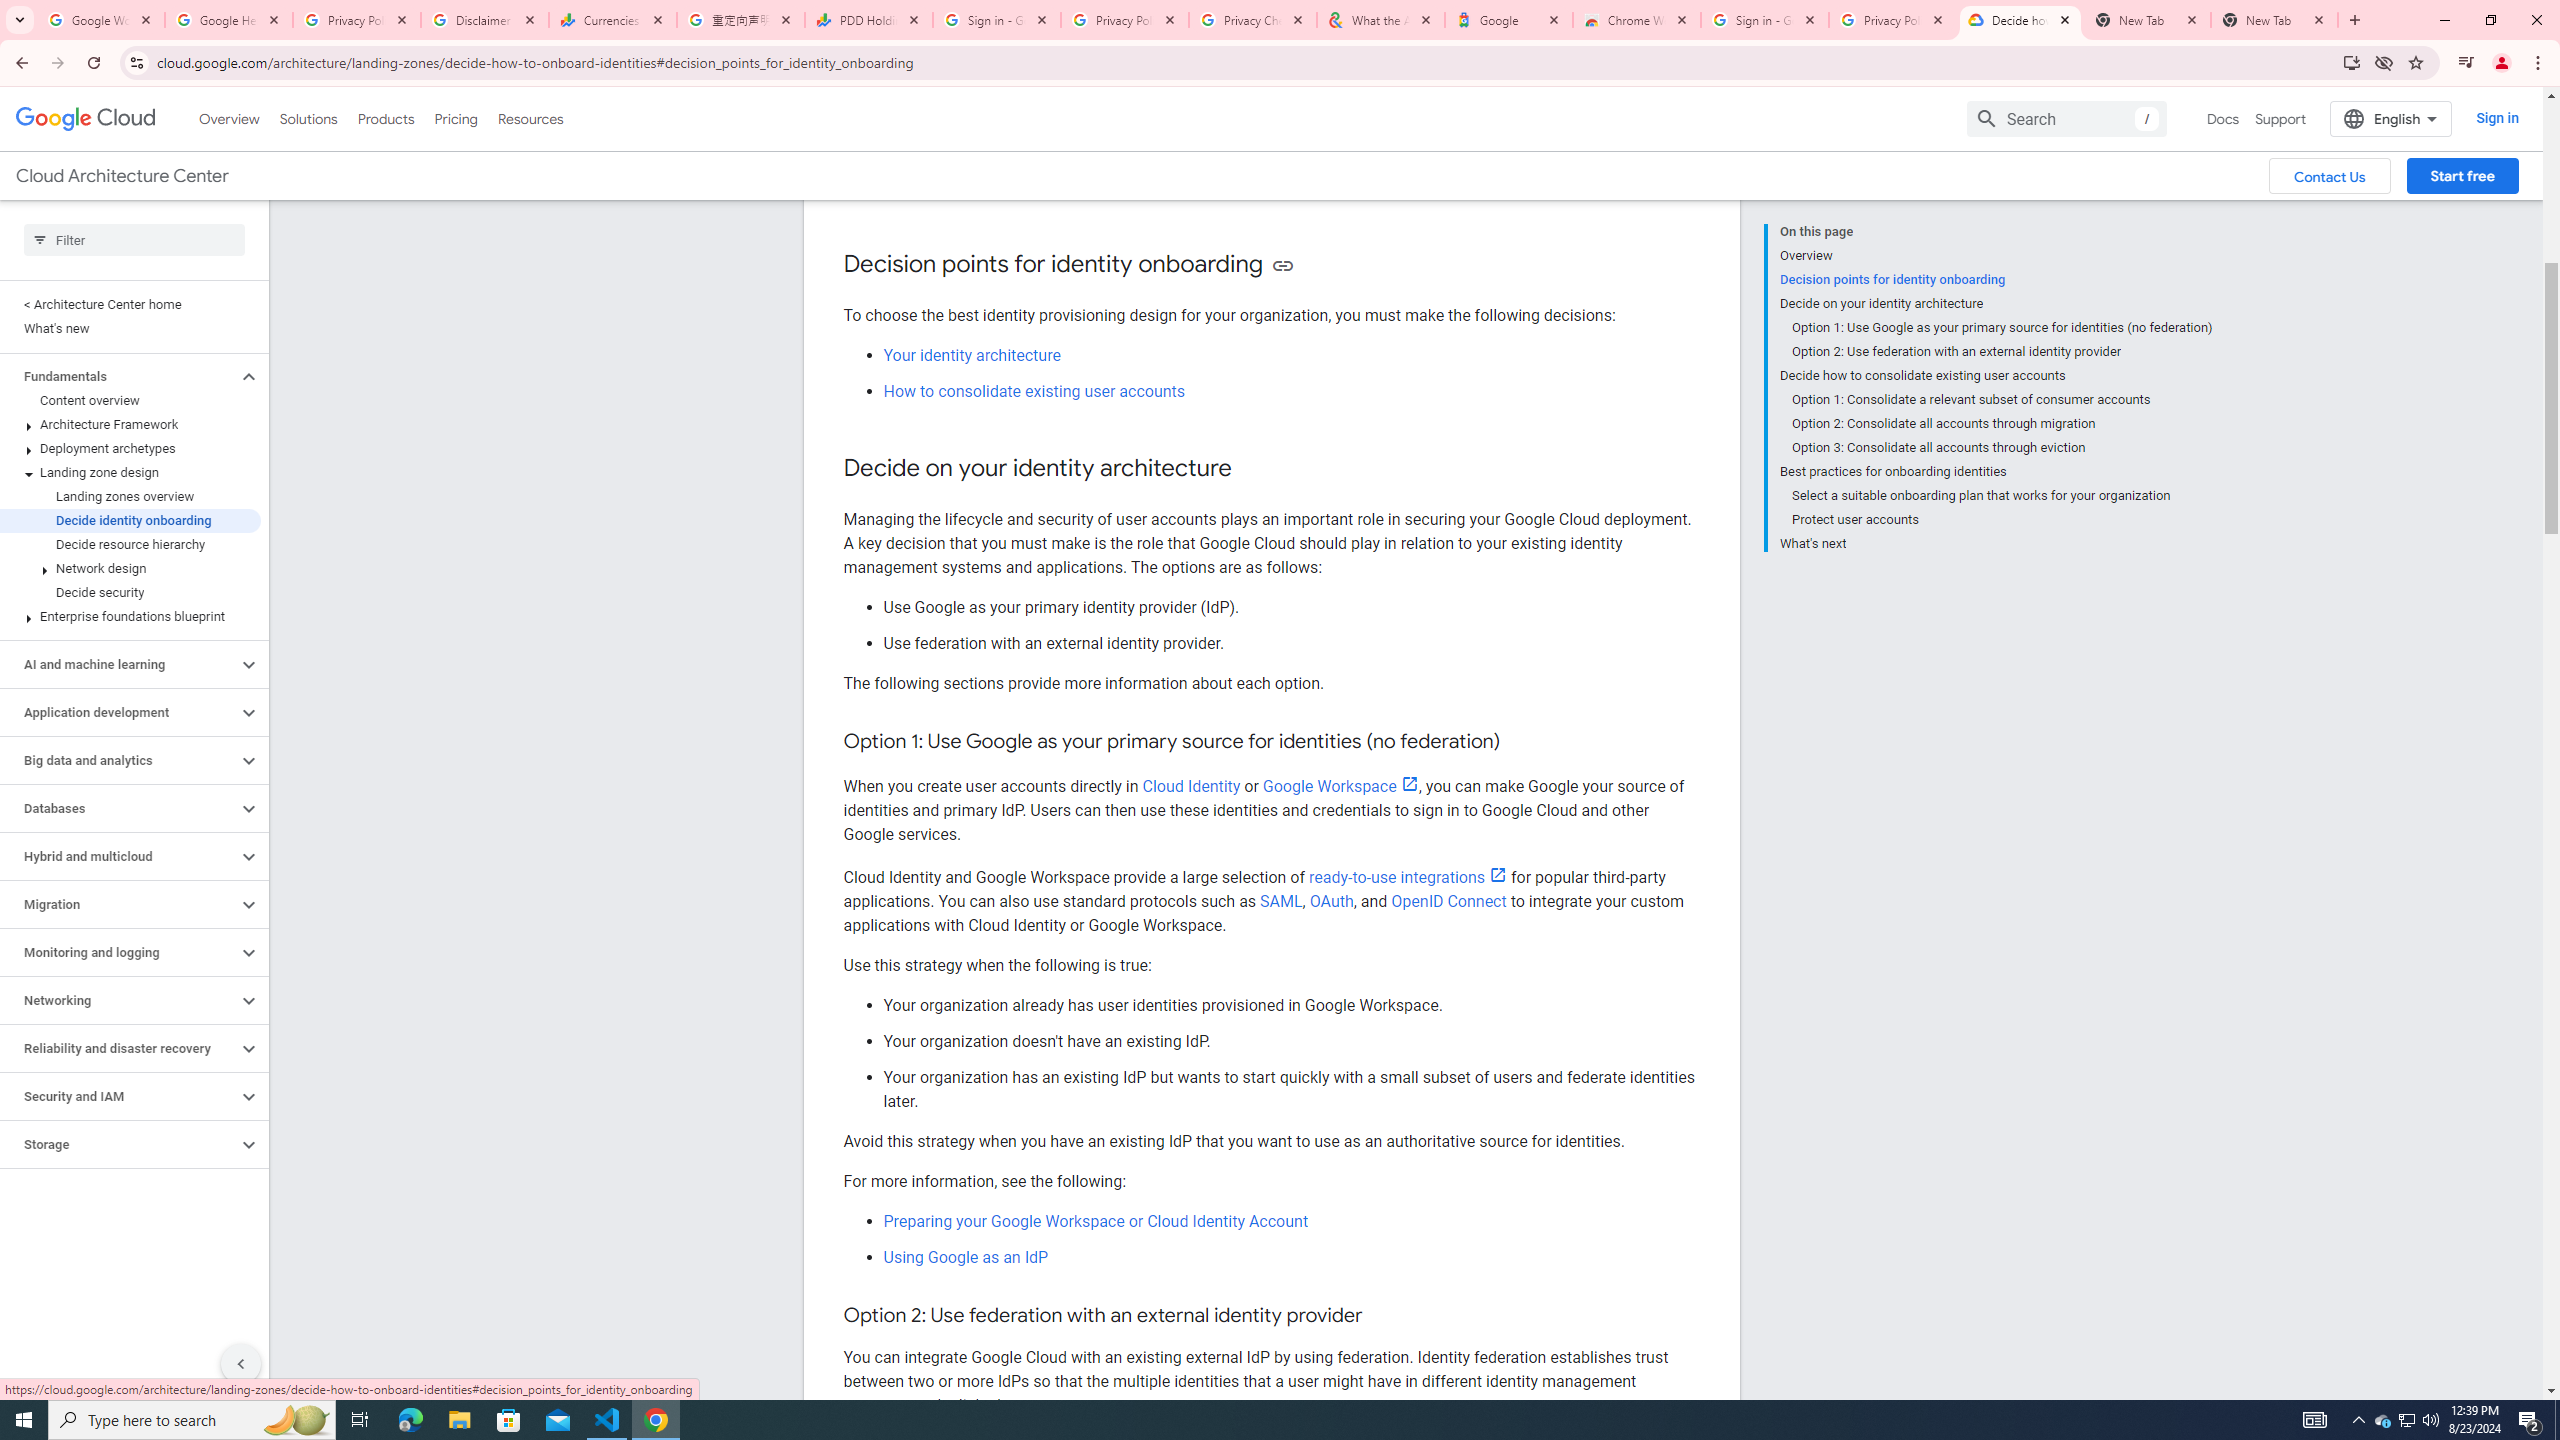 This screenshot has width=2560, height=1440. I want to click on 'Google', so click(1508, 19).